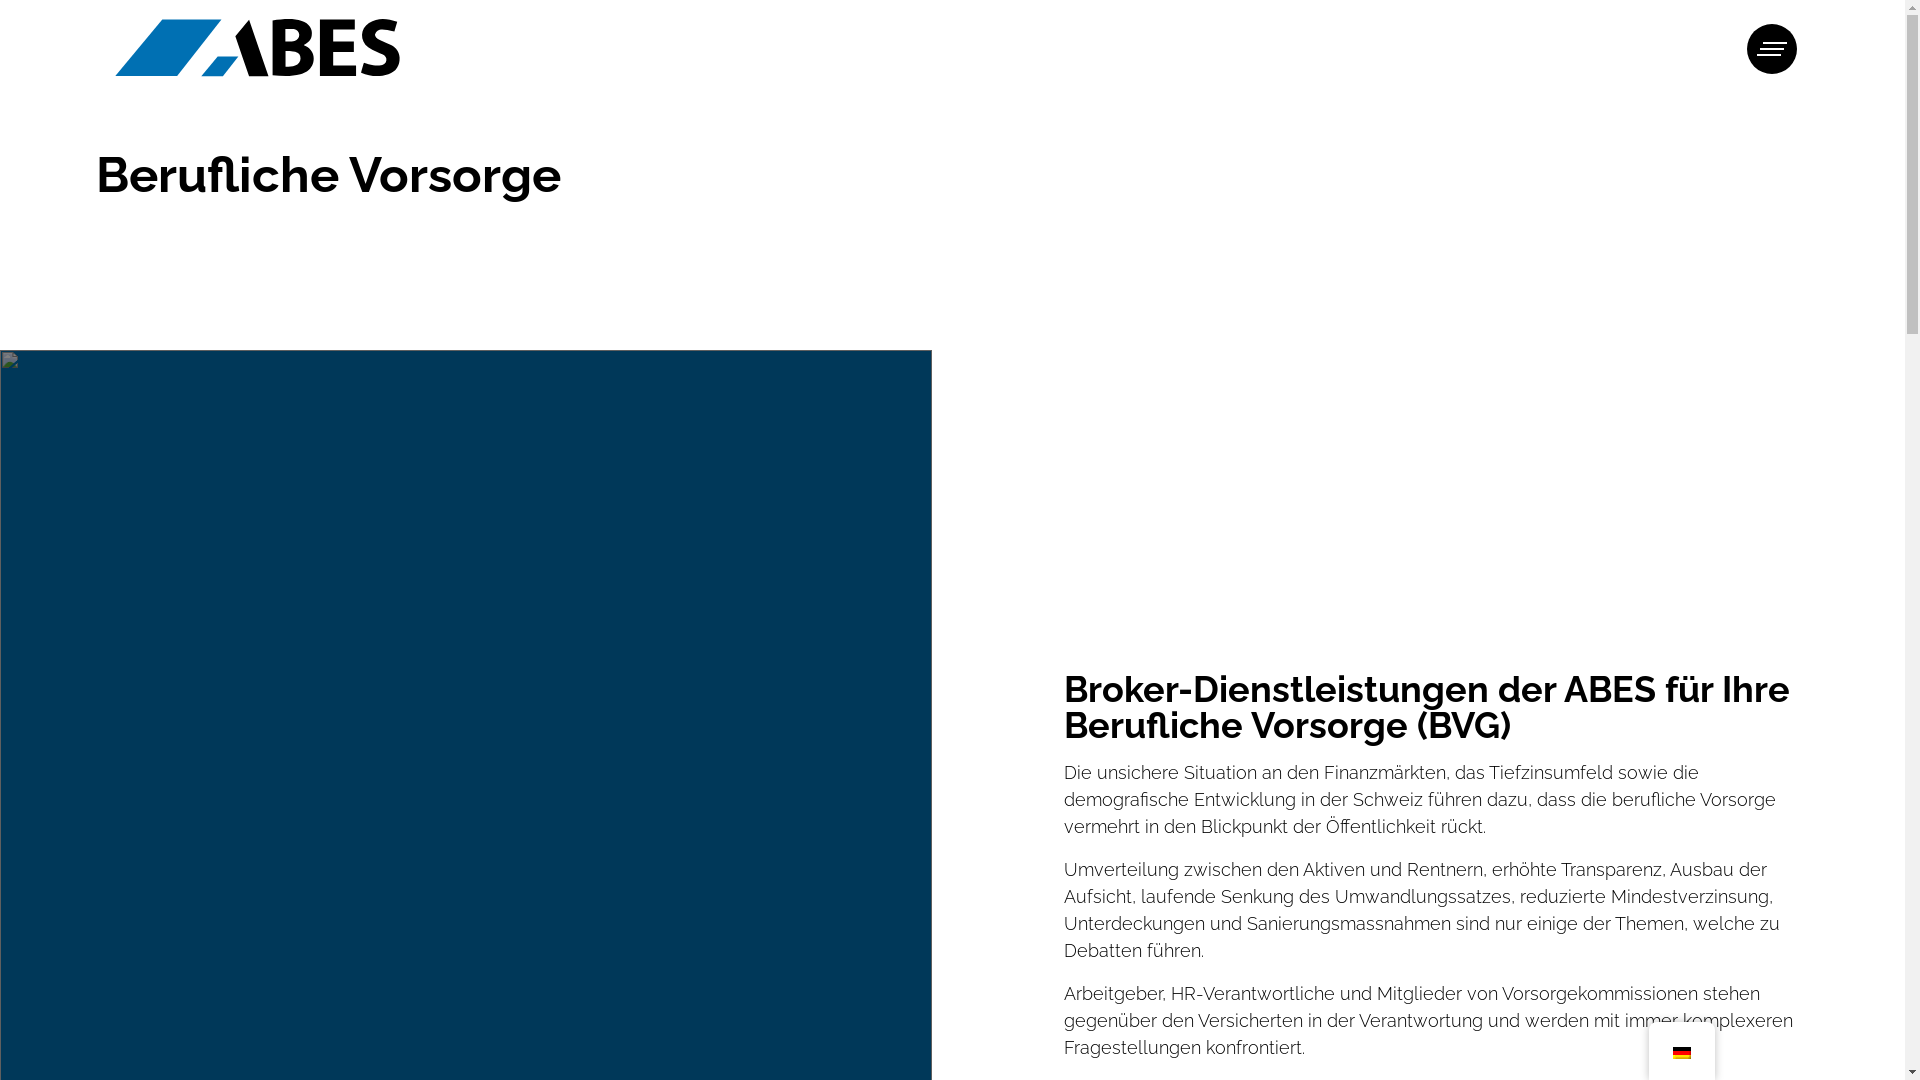 The height and width of the screenshot is (1080, 1920). Describe the element at coordinates (1680, 1052) in the screenshot. I see `'German'` at that location.